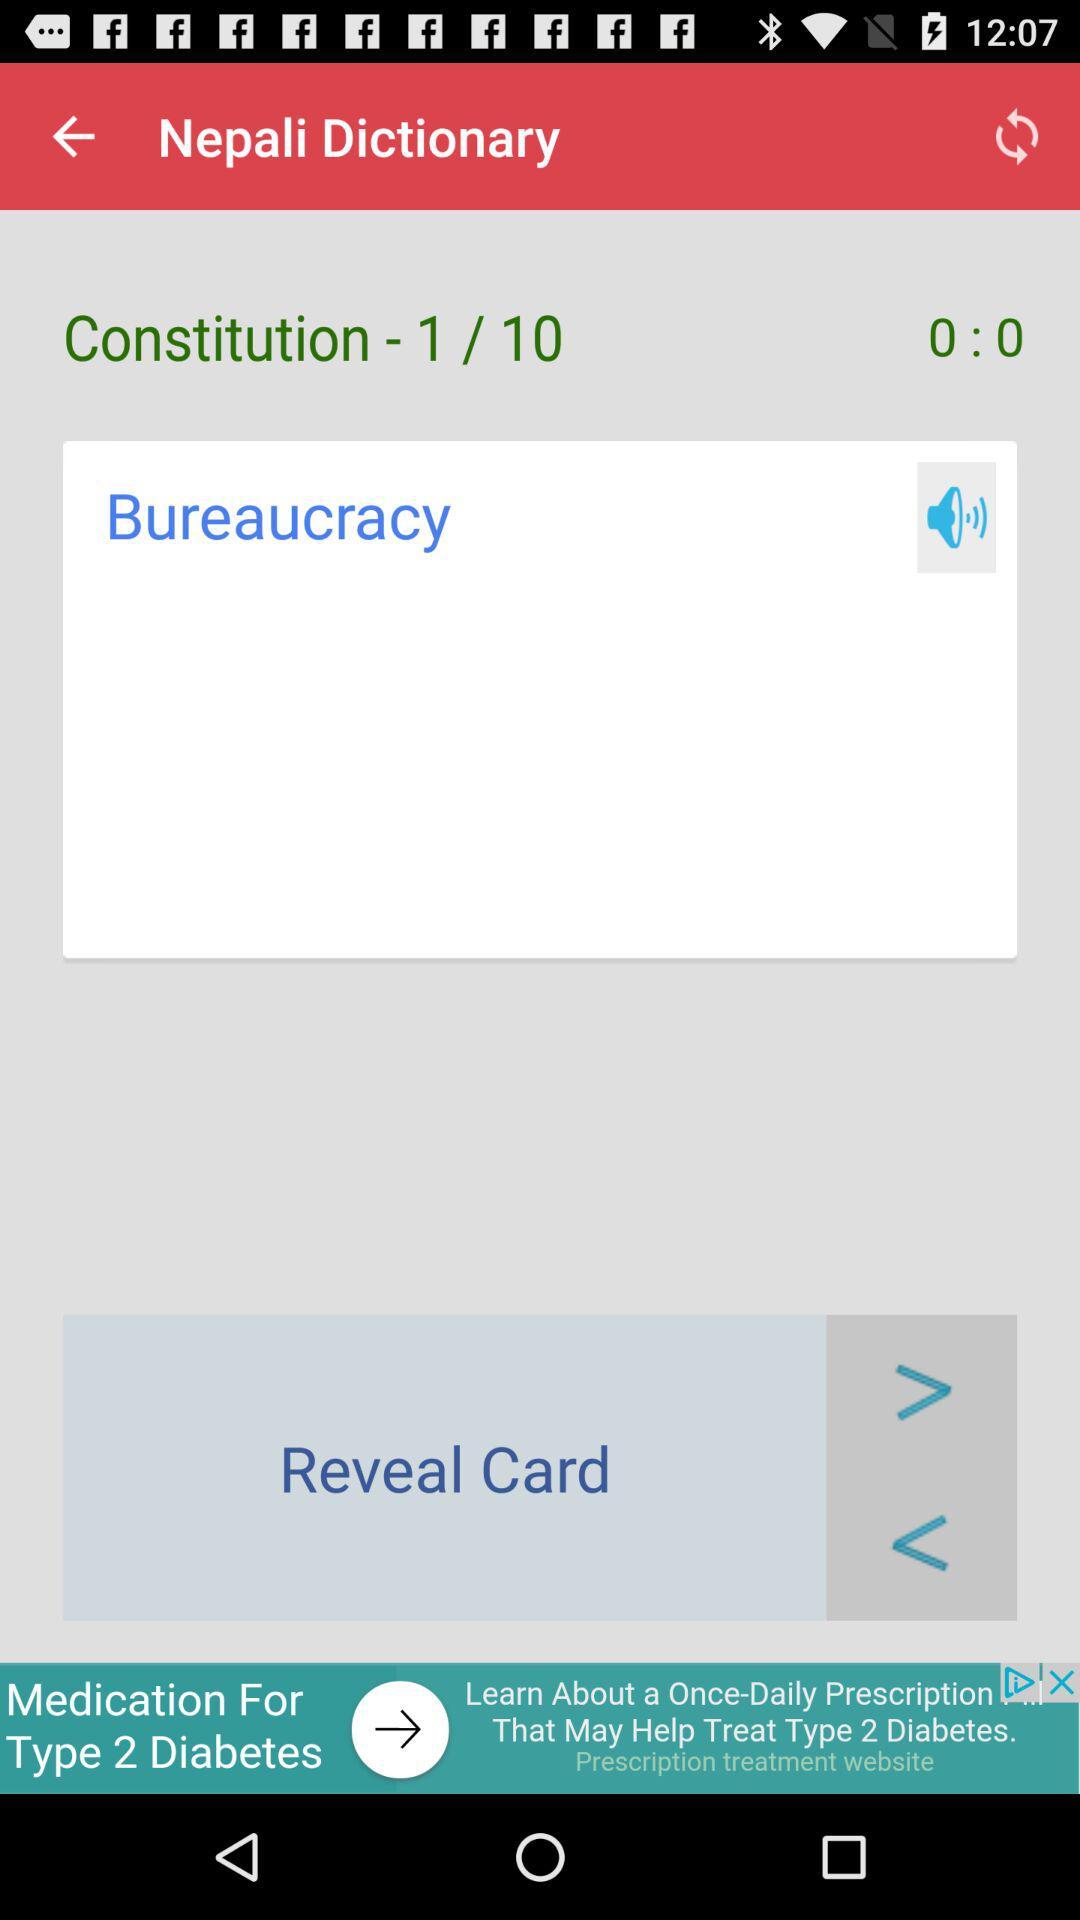  I want to click on next, so click(921, 1390).